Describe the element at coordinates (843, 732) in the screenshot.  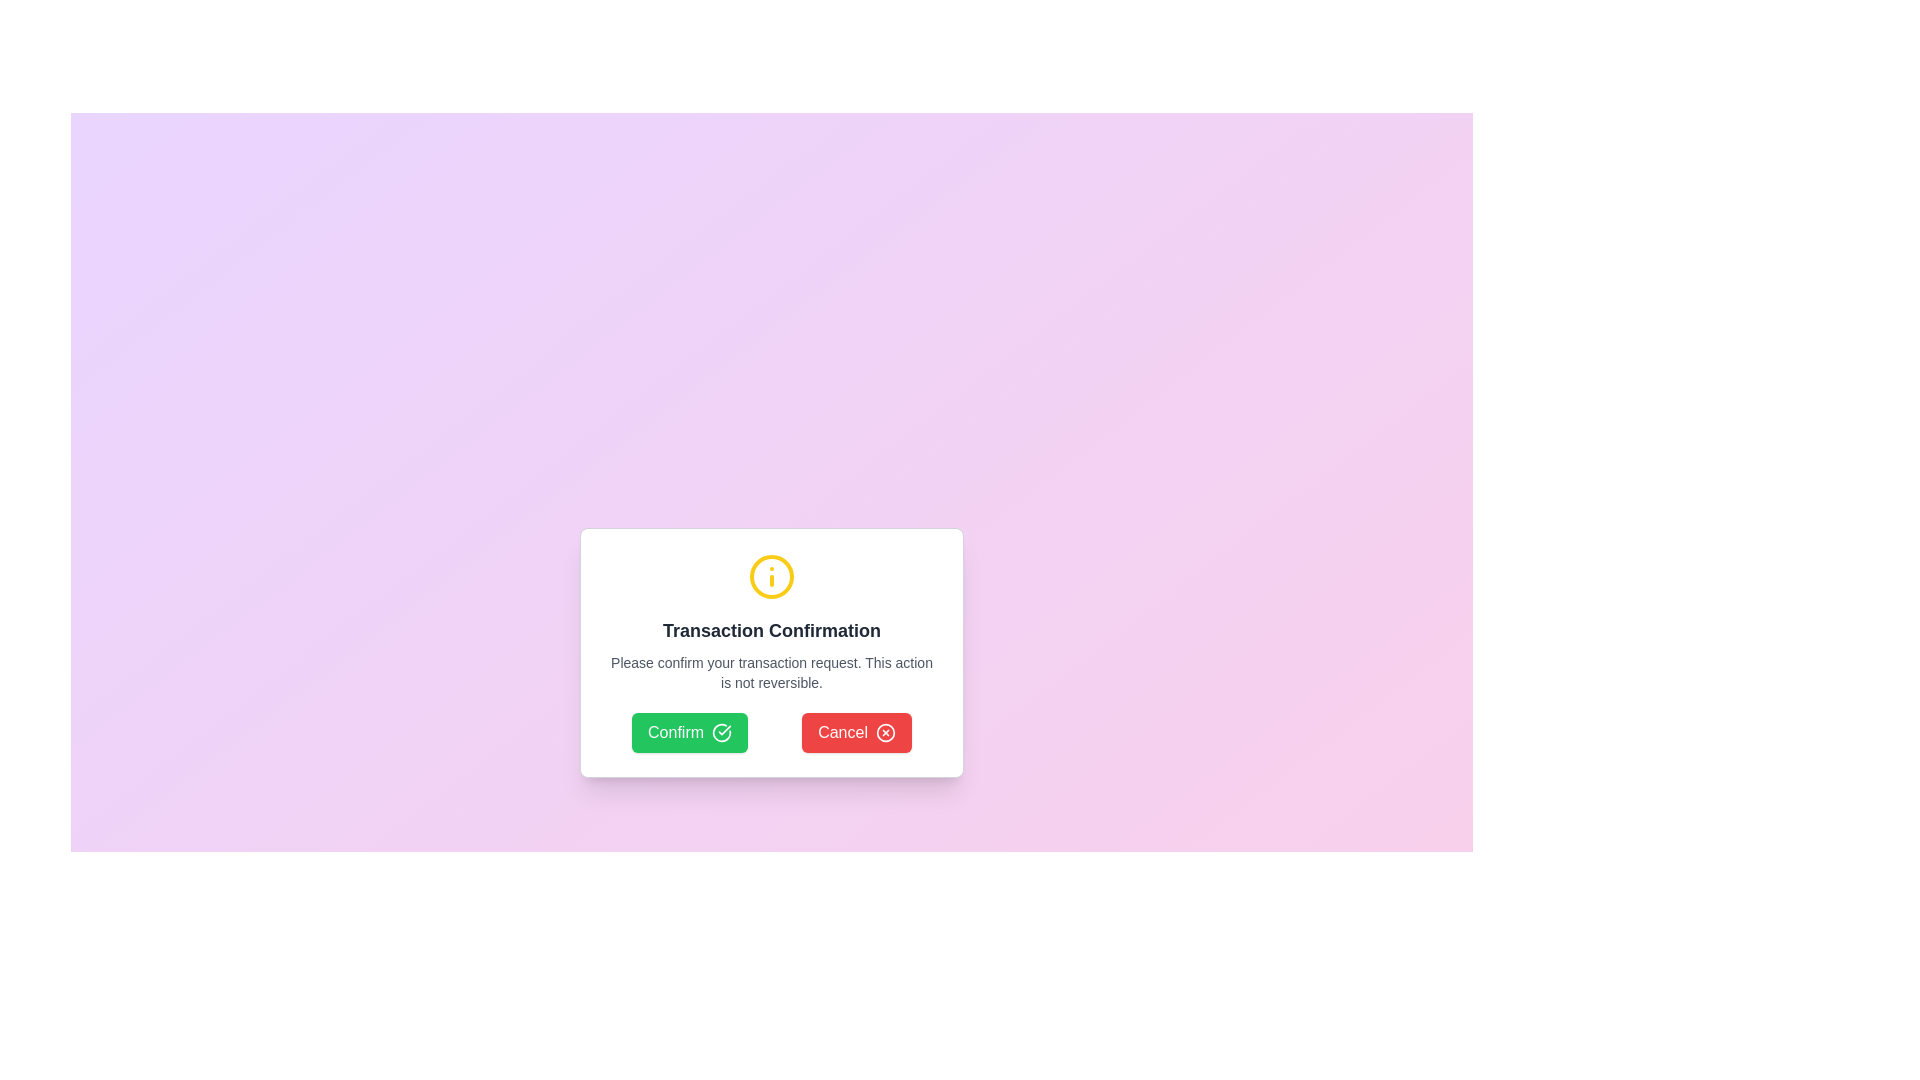
I see `the 'Cancel' button in the confirmation modal` at that location.